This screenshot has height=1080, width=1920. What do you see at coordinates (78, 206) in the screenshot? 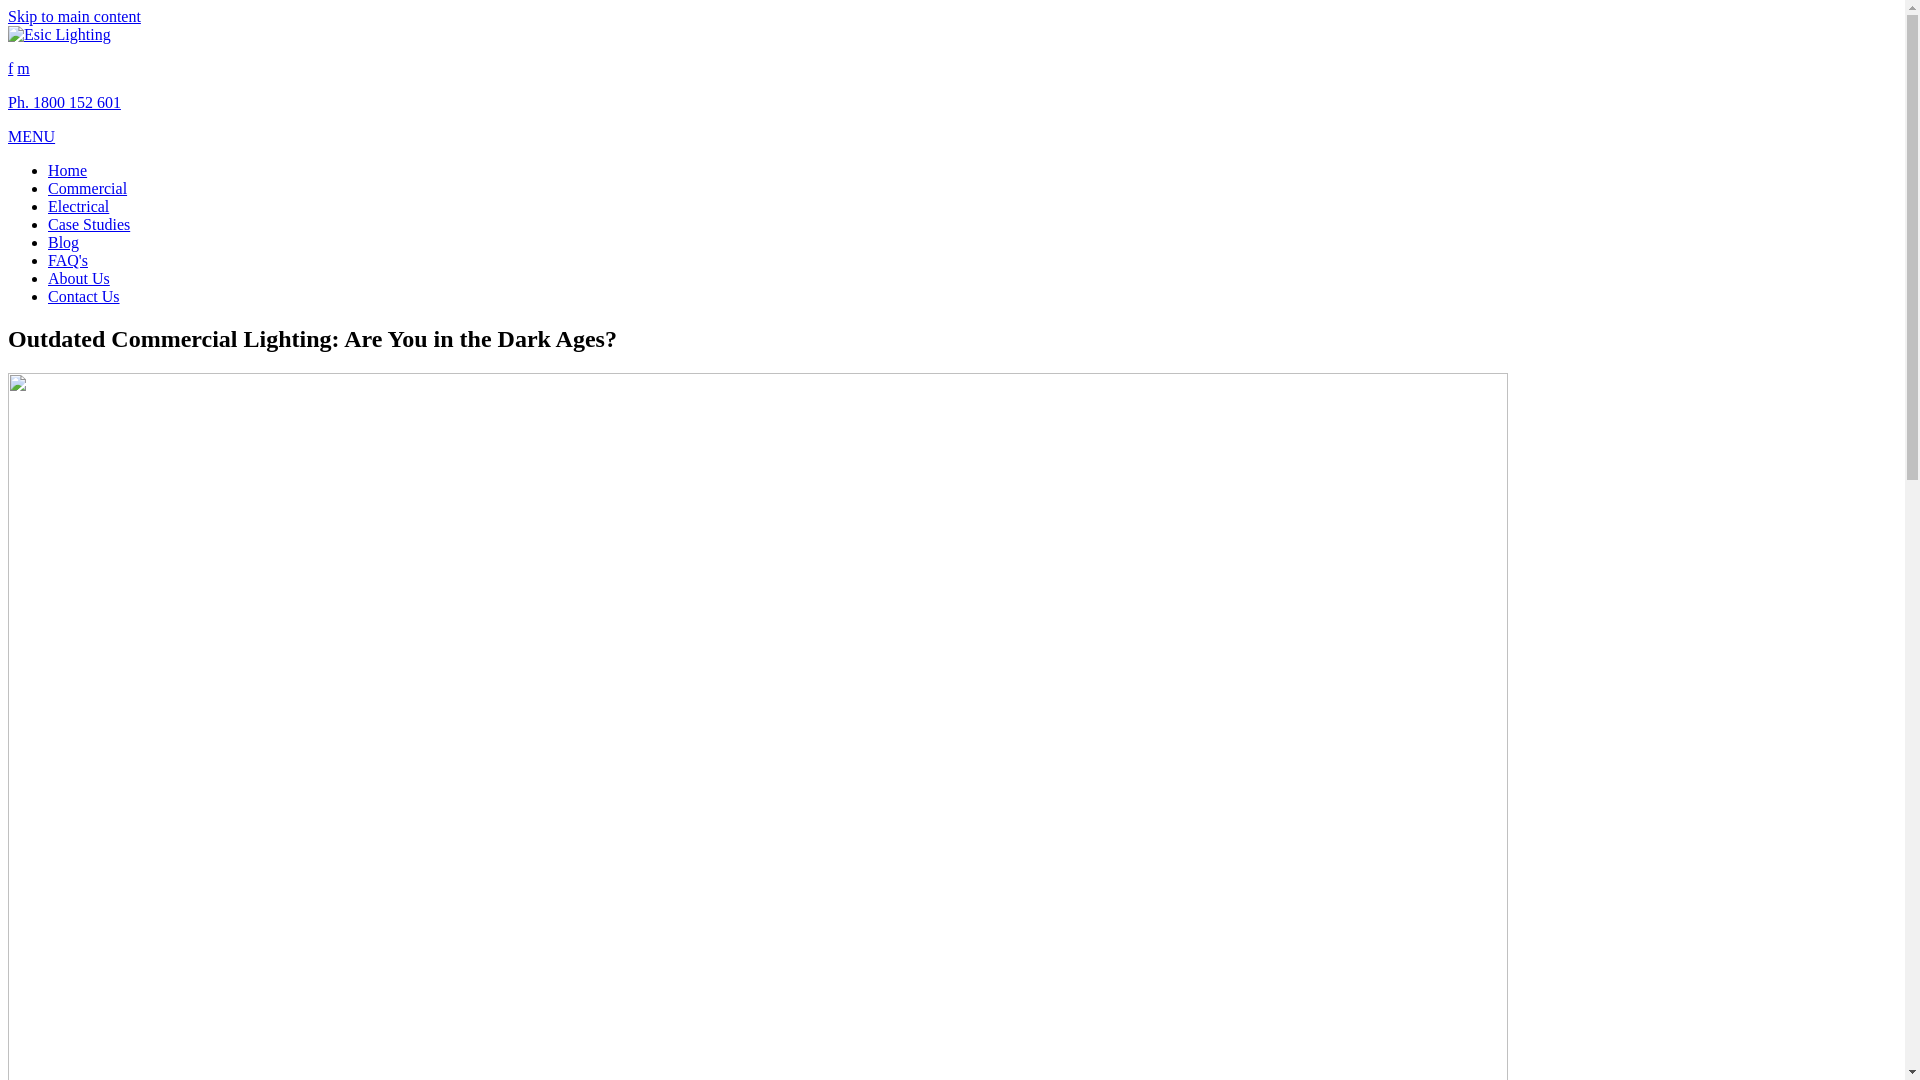
I see `'Electrical'` at bounding box center [78, 206].